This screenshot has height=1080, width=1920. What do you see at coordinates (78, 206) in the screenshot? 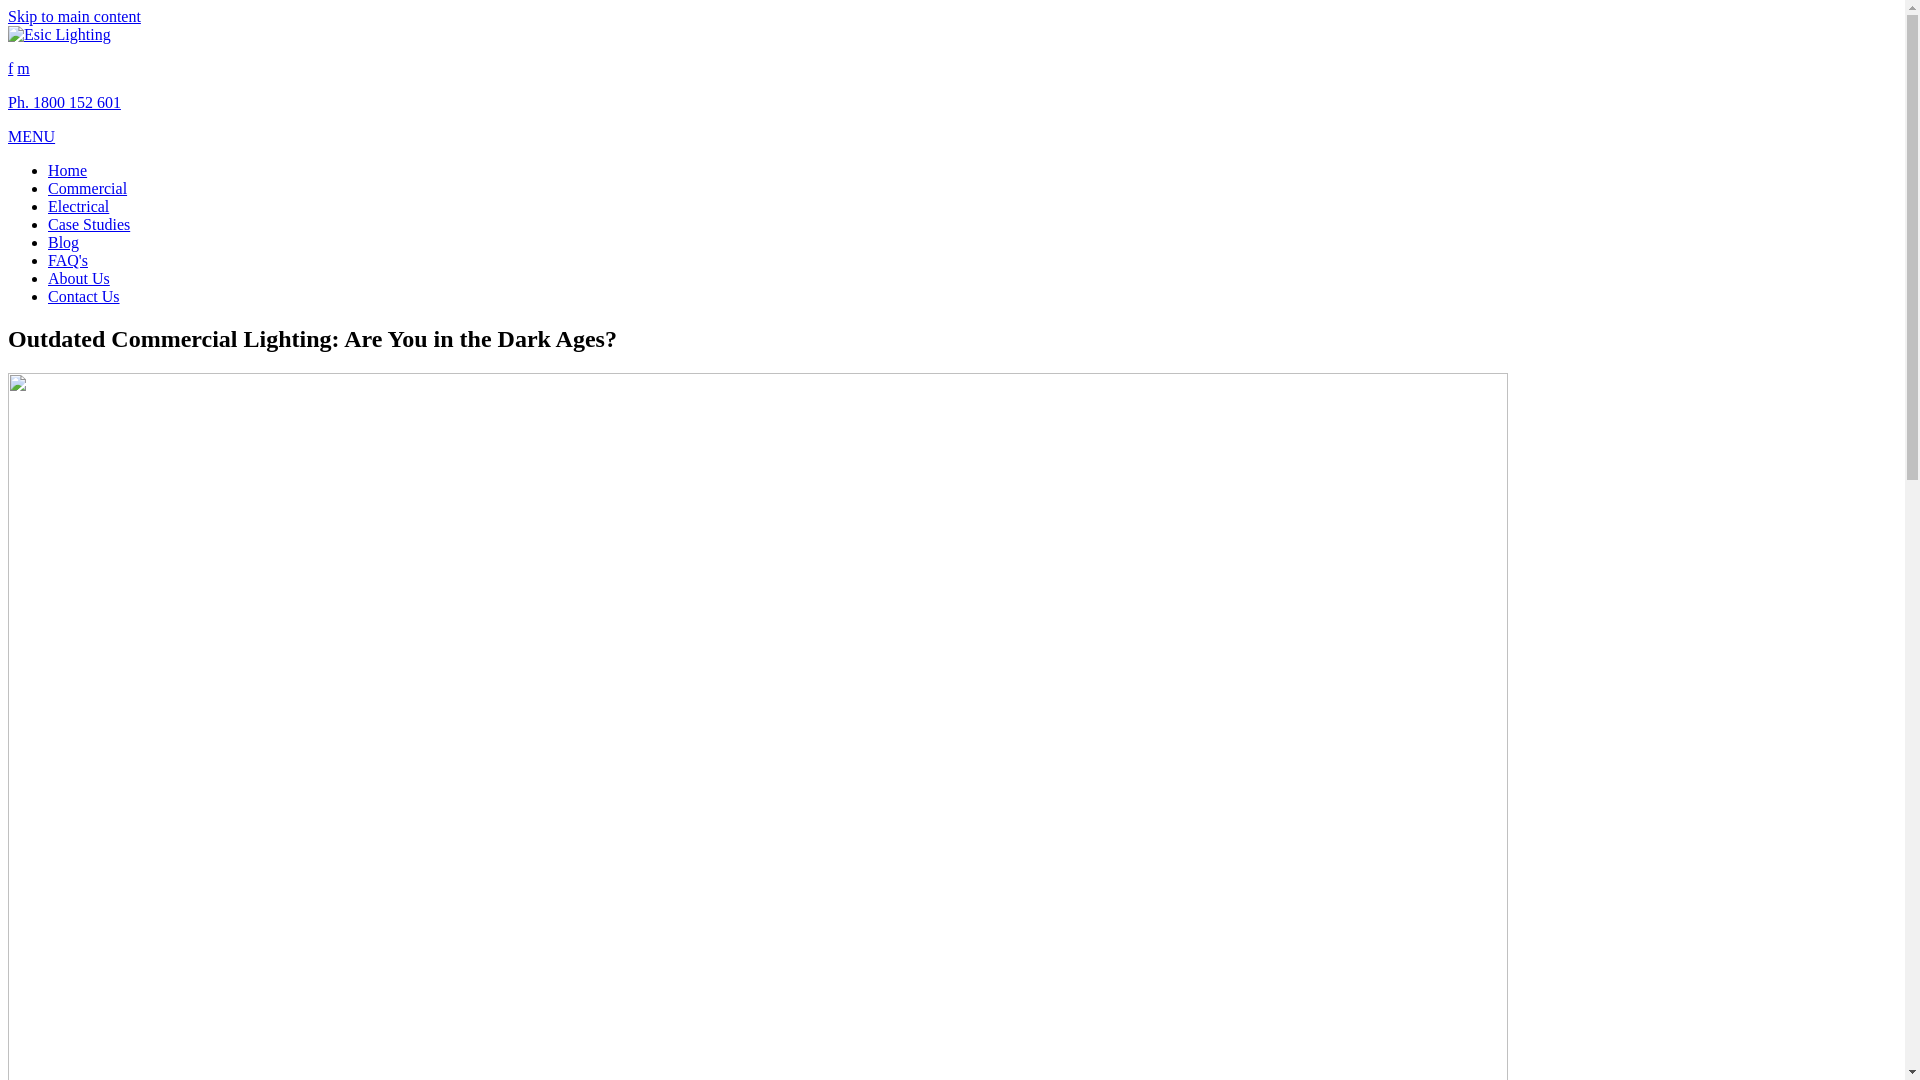
I see `'Electrical'` at bounding box center [78, 206].